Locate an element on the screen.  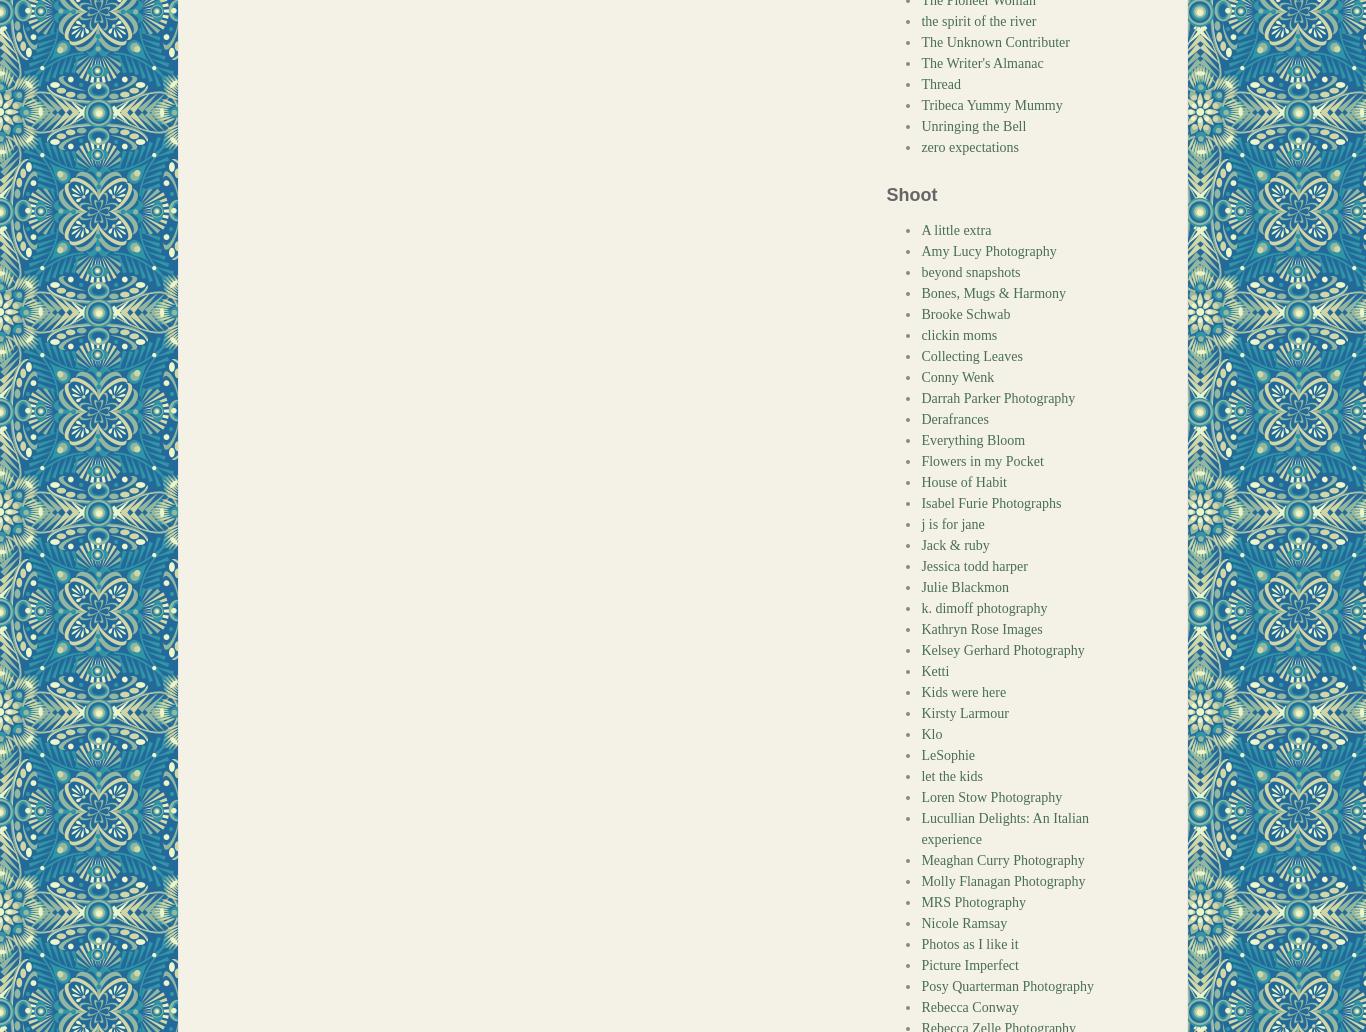
'House of Habit' is located at coordinates (963, 481).